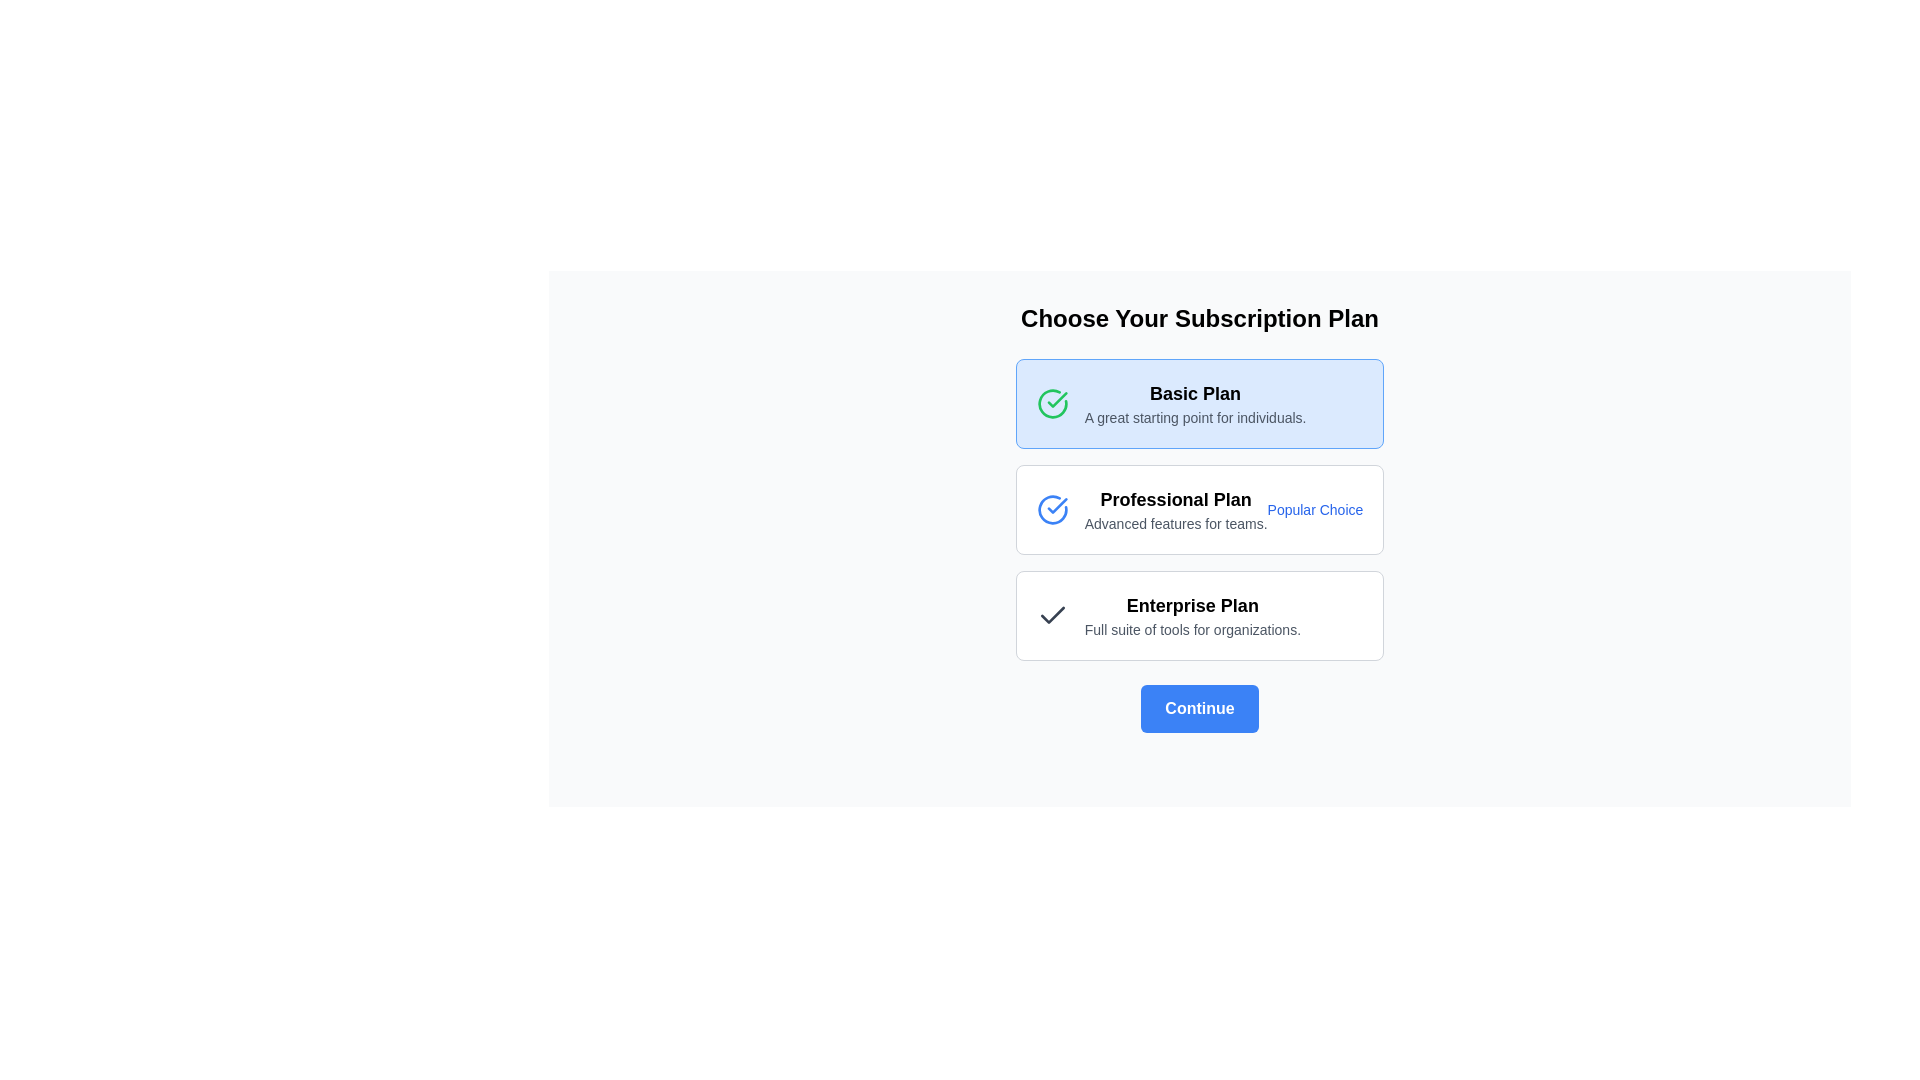 The image size is (1920, 1080). Describe the element at coordinates (1056, 504) in the screenshot. I see `the checkmark icon within the SVG component that indicates the selection state of the 'Basic Plan' option` at that location.